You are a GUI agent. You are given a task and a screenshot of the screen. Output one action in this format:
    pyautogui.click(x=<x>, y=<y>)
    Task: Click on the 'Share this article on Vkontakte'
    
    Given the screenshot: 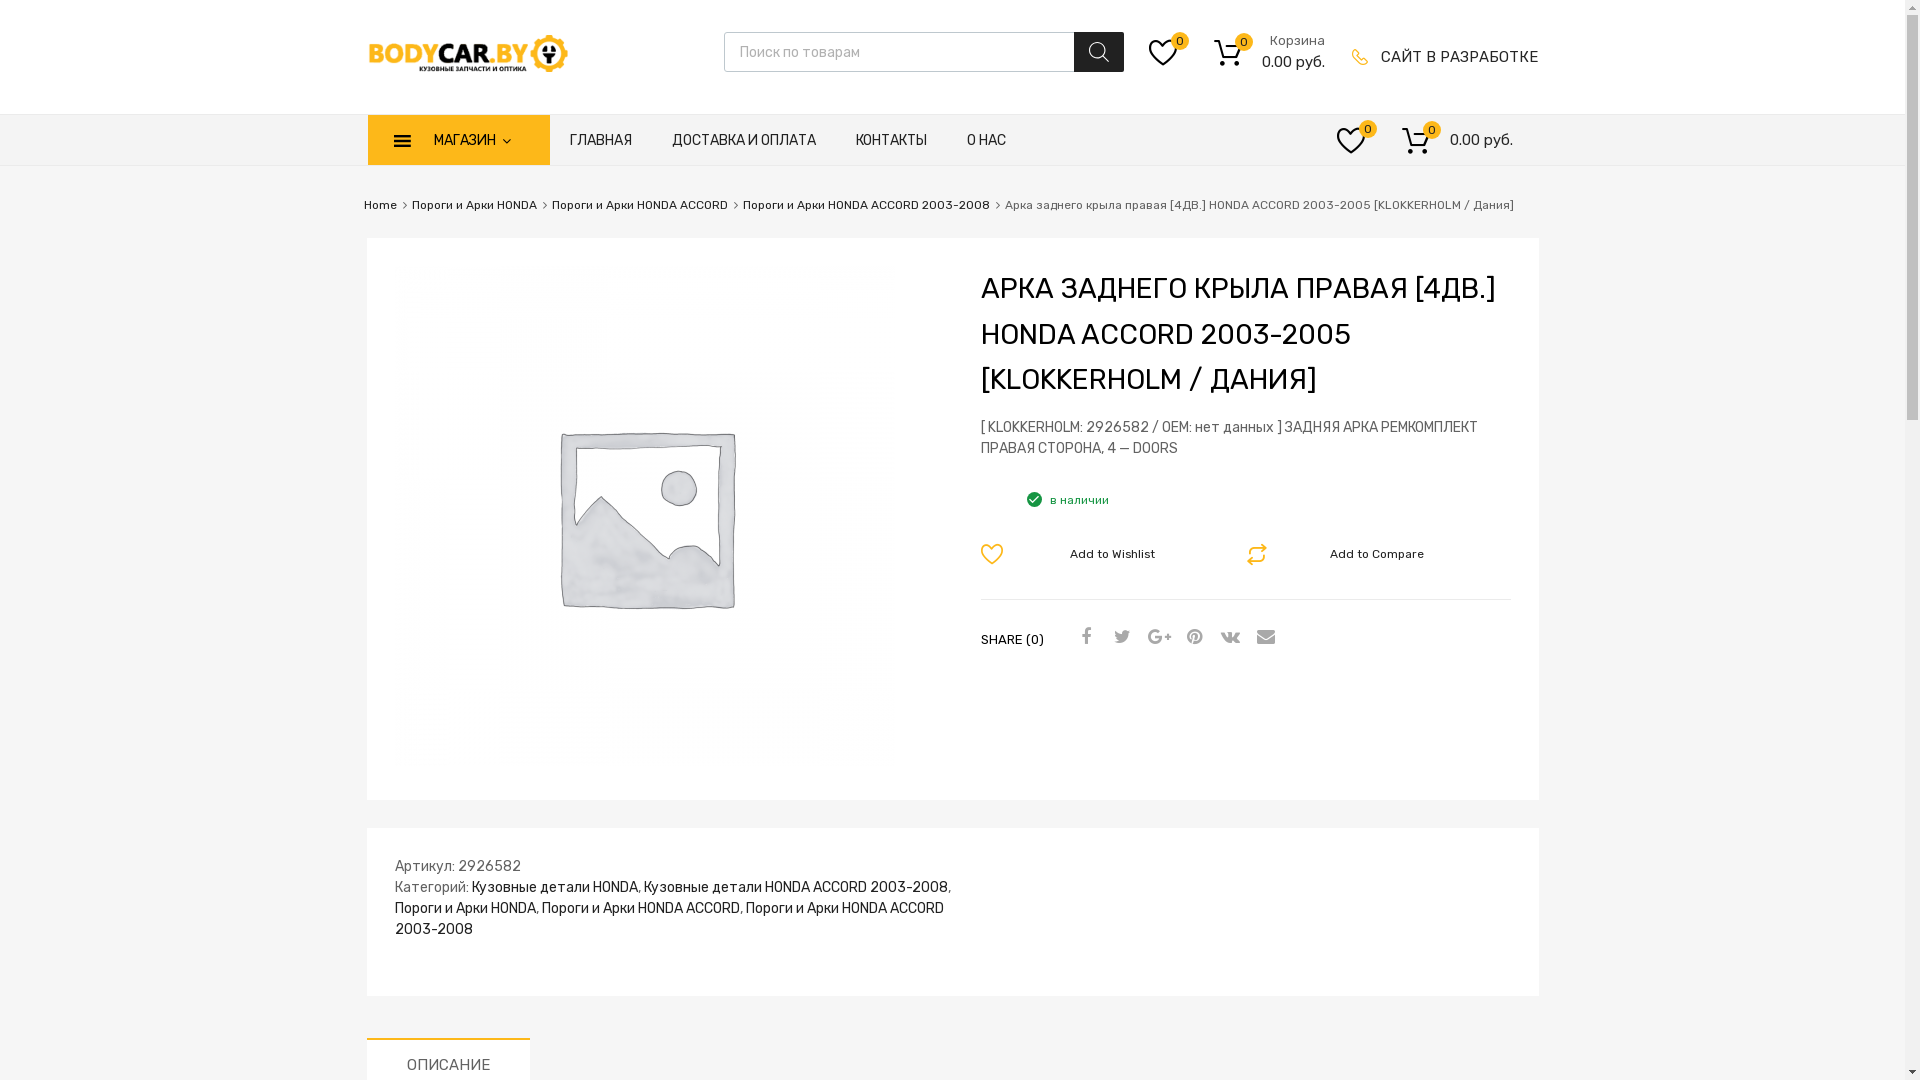 What is the action you would take?
    pyautogui.click(x=1226, y=637)
    